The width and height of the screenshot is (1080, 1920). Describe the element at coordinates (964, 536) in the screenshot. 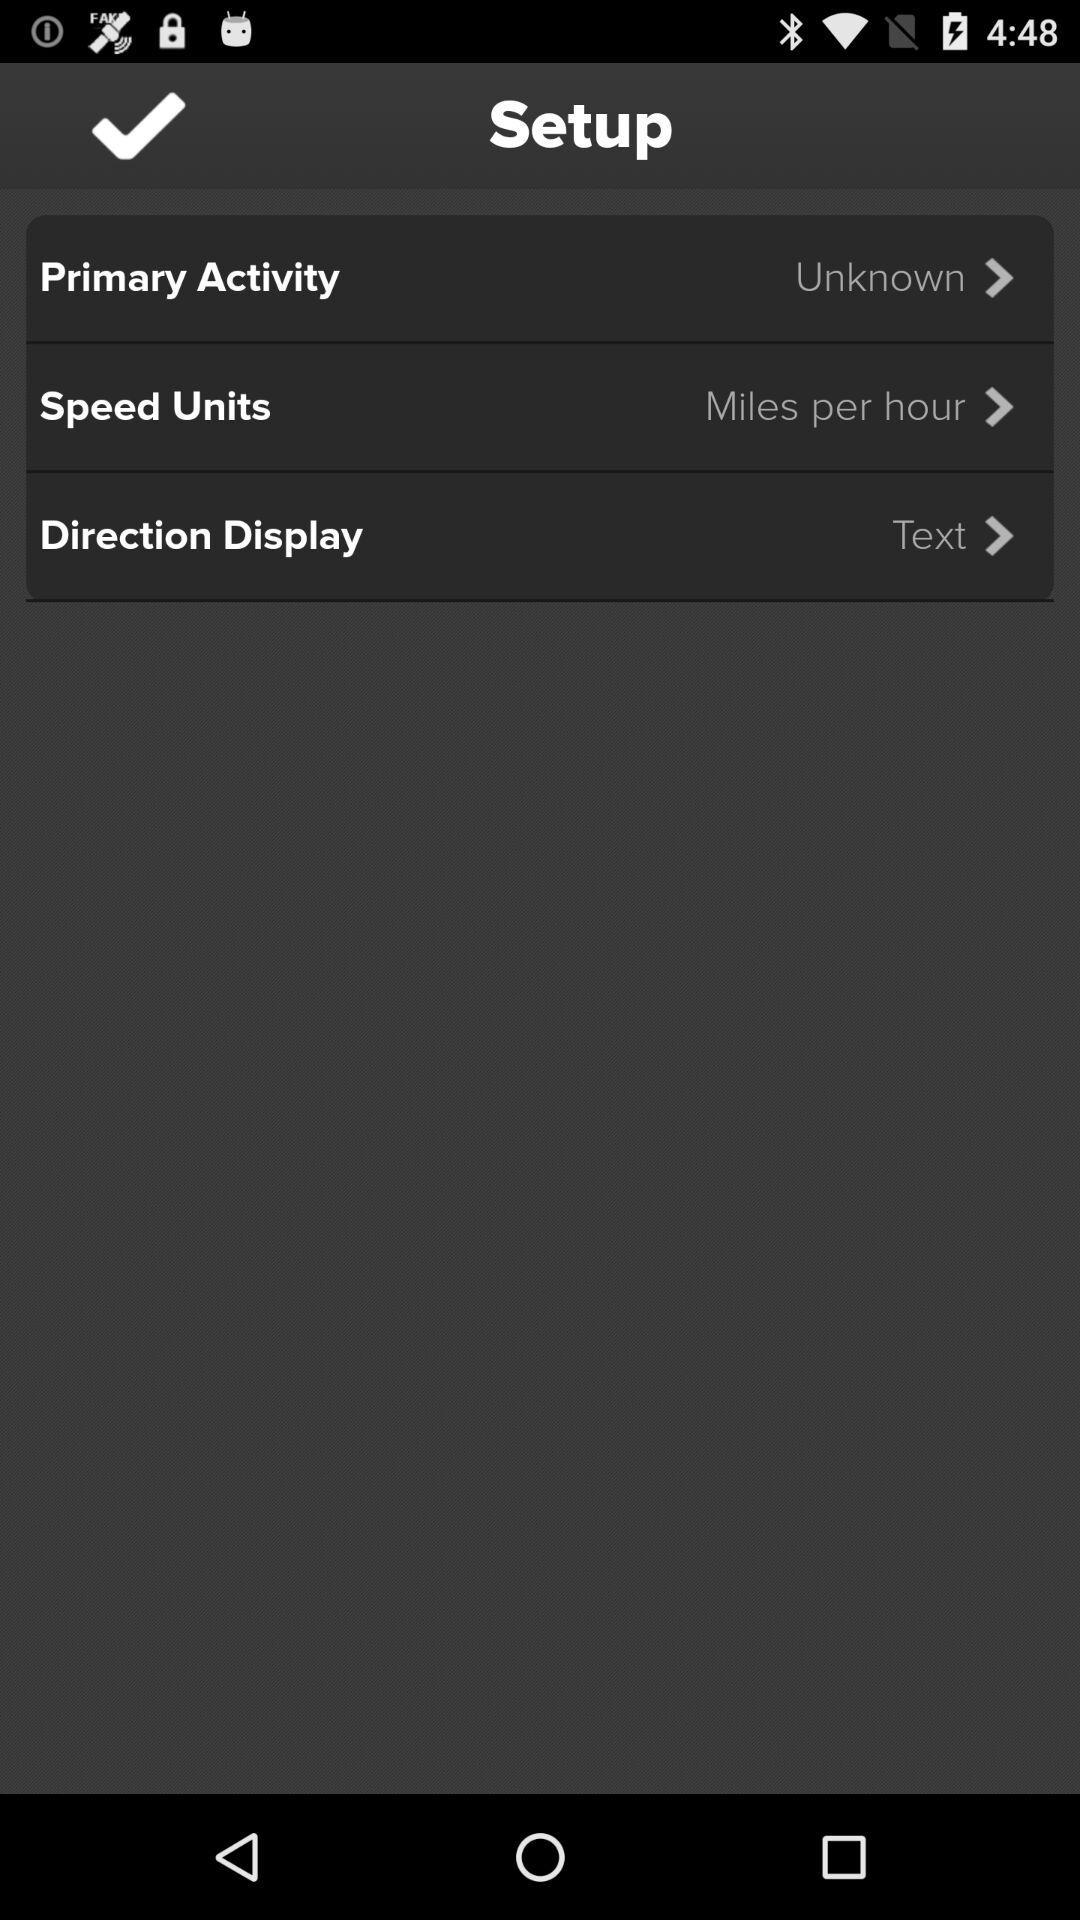

I see `item next to the direction display item` at that location.